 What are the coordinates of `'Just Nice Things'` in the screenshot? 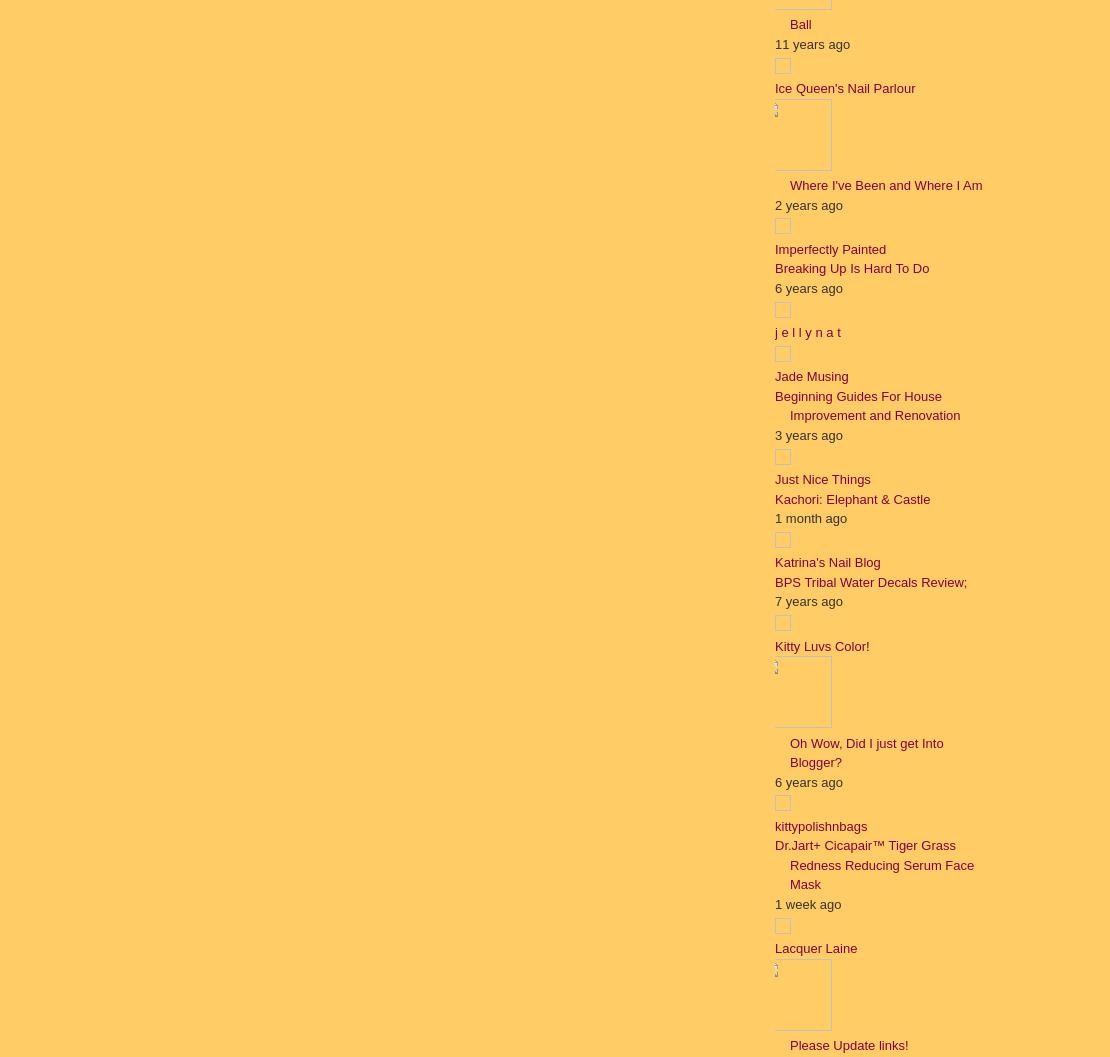 It's located at (822, 479).